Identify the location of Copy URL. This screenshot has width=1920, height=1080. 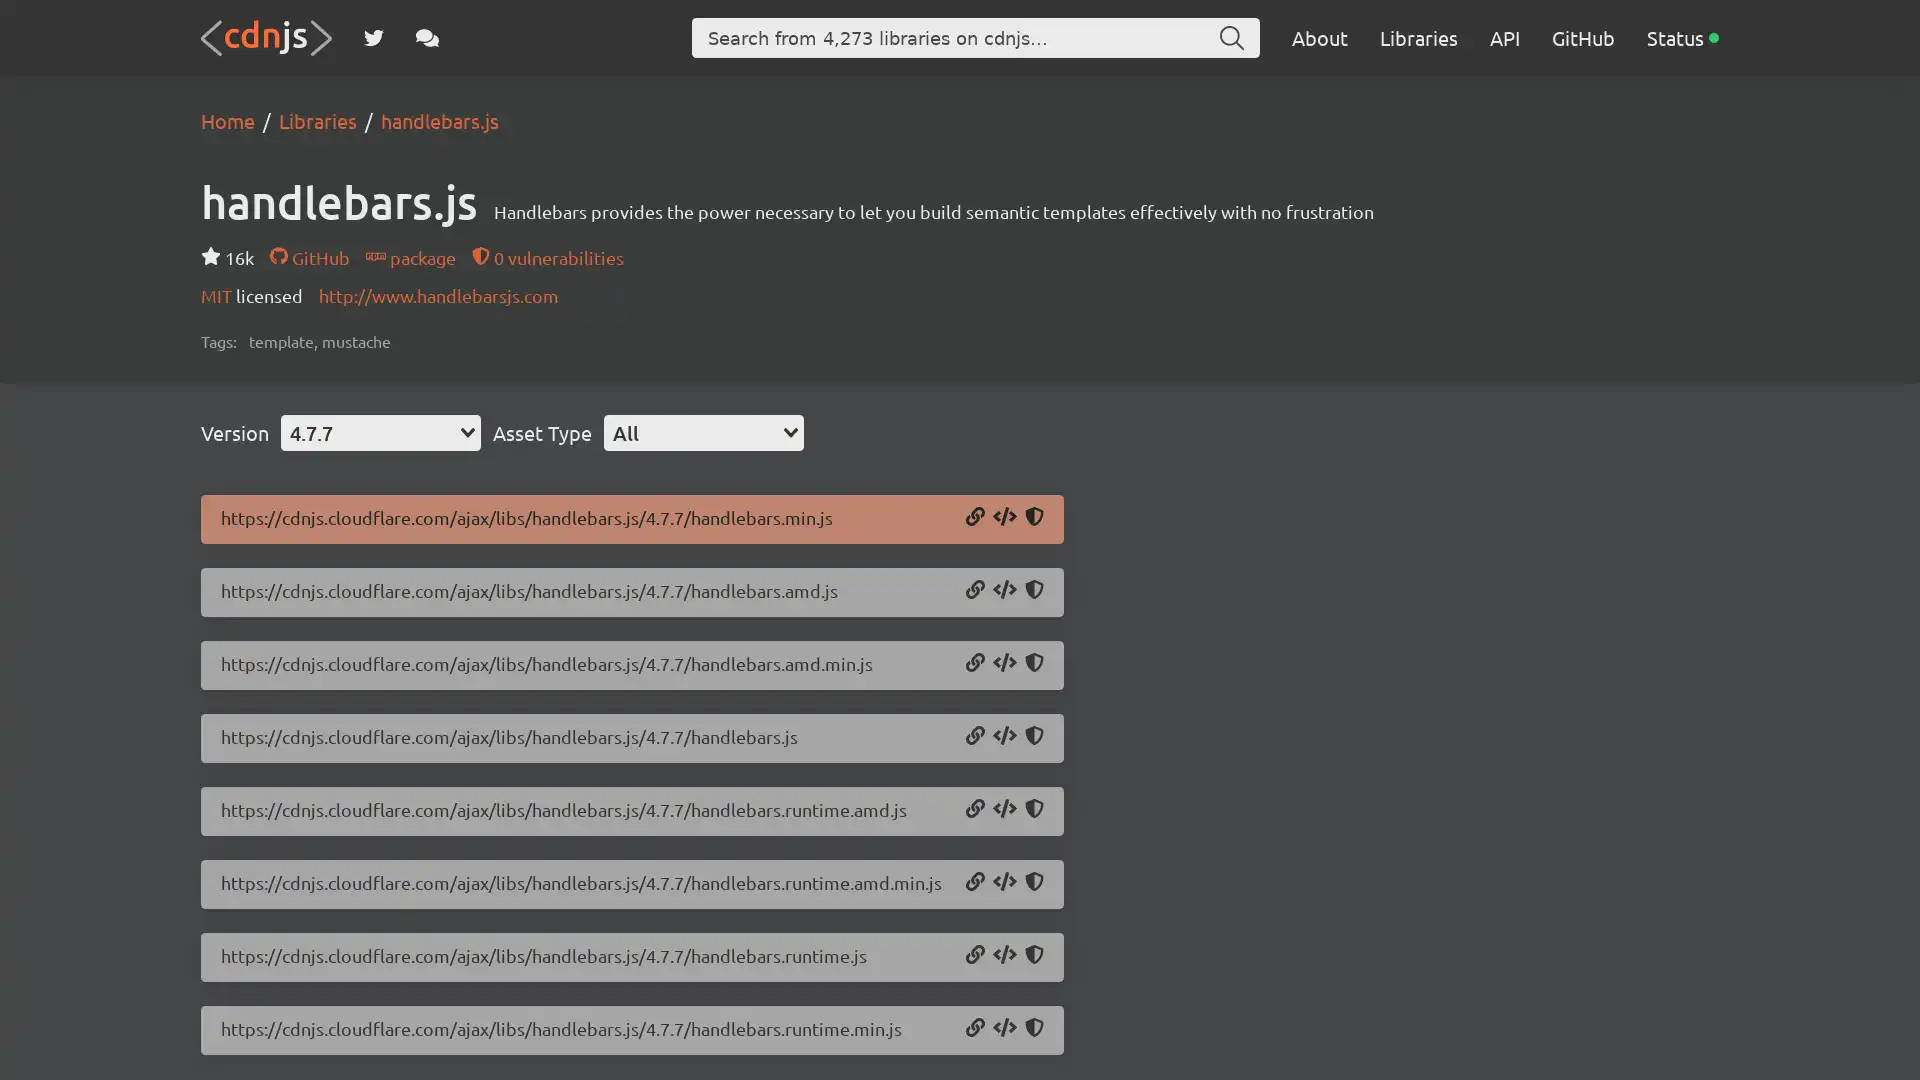
(975, 882).